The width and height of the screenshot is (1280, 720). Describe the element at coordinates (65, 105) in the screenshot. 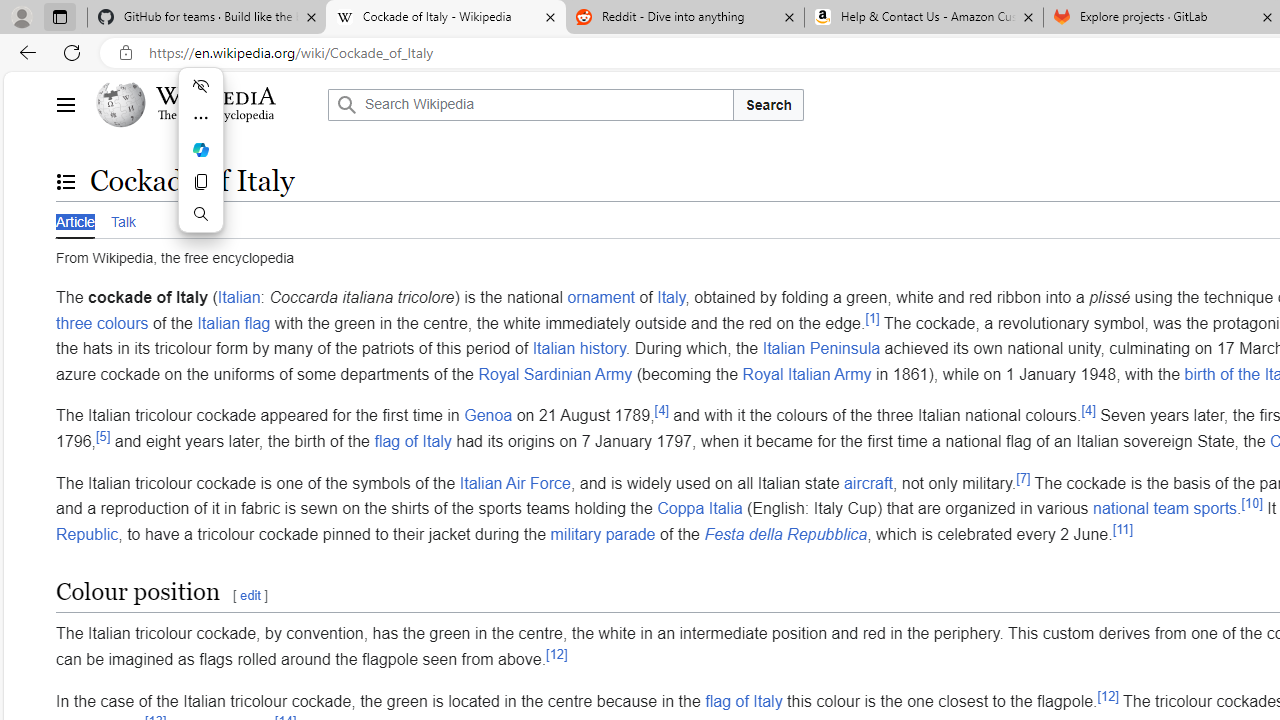

I see `'Main menu'` at that location.